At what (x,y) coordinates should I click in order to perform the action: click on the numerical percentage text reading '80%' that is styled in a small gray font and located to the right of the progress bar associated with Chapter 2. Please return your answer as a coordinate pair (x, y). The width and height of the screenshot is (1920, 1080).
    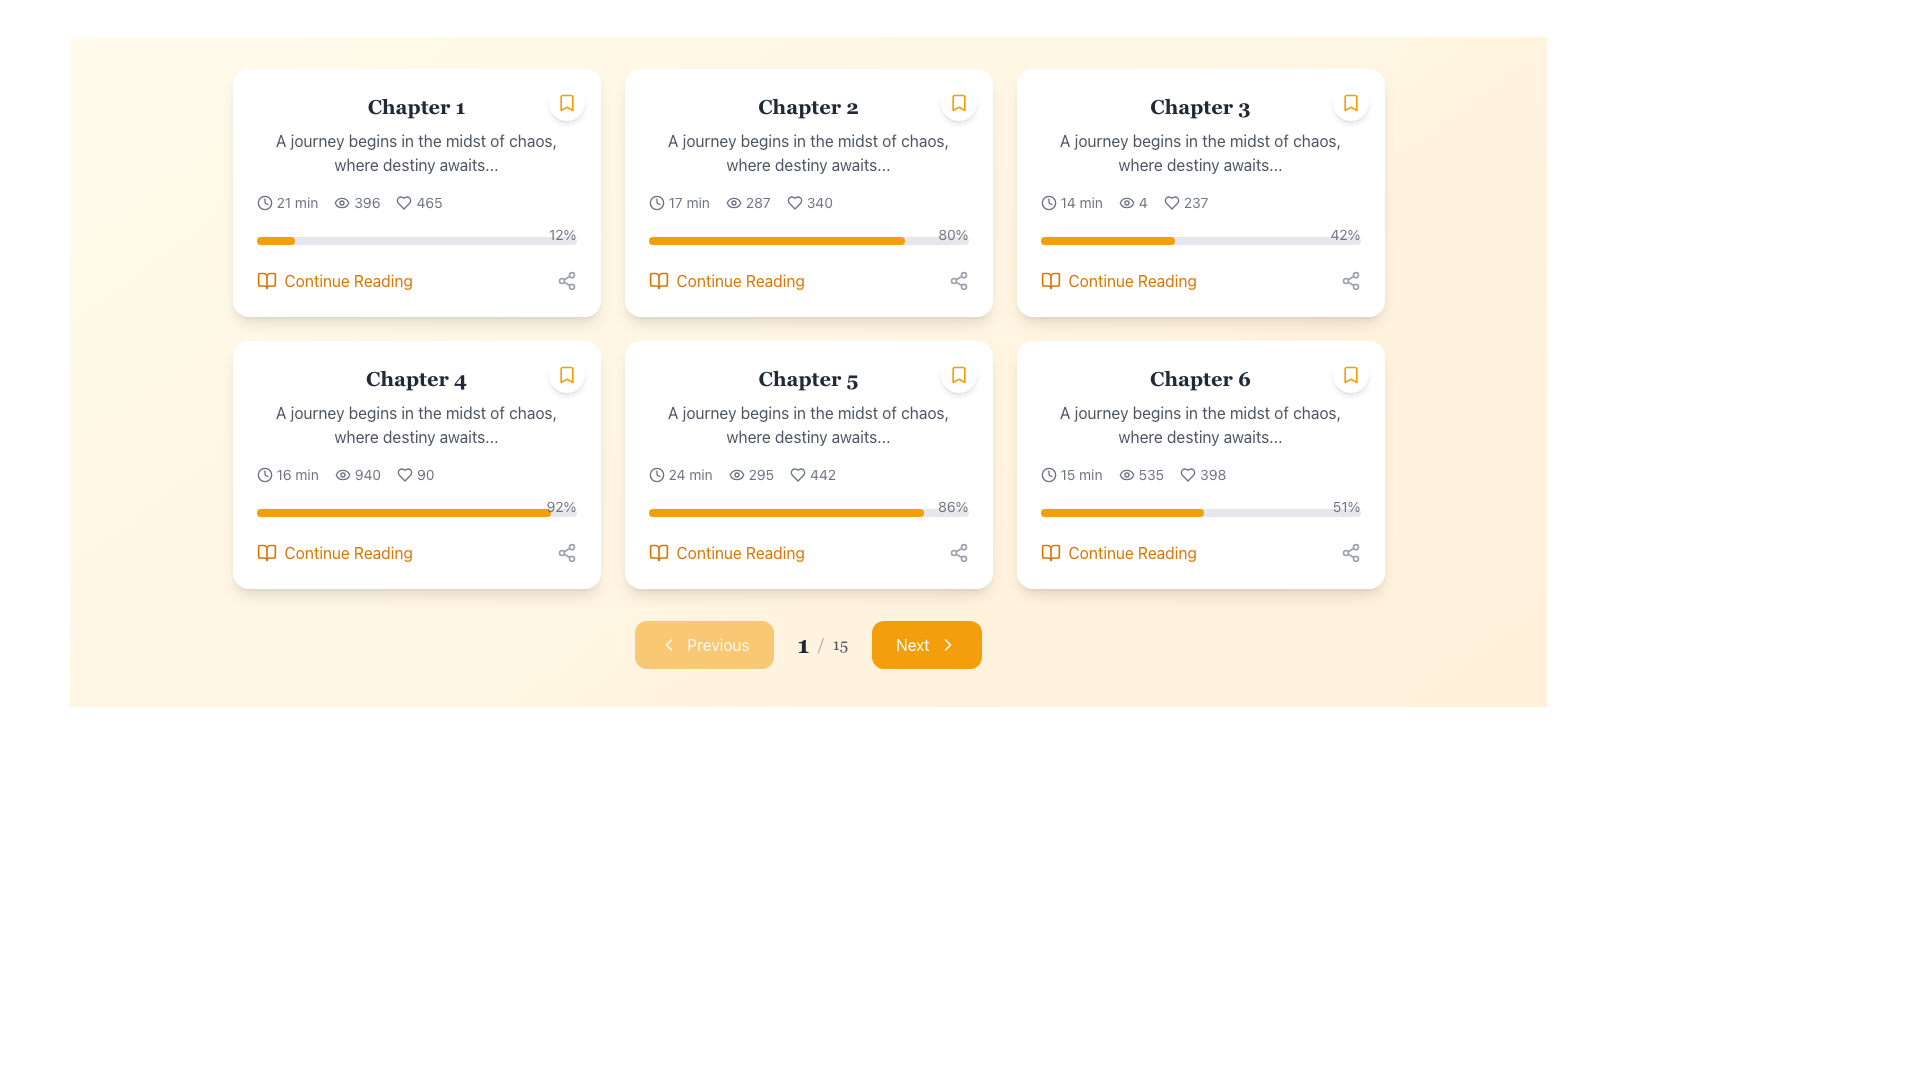
    Looking at the image, I should click on (952, 234).